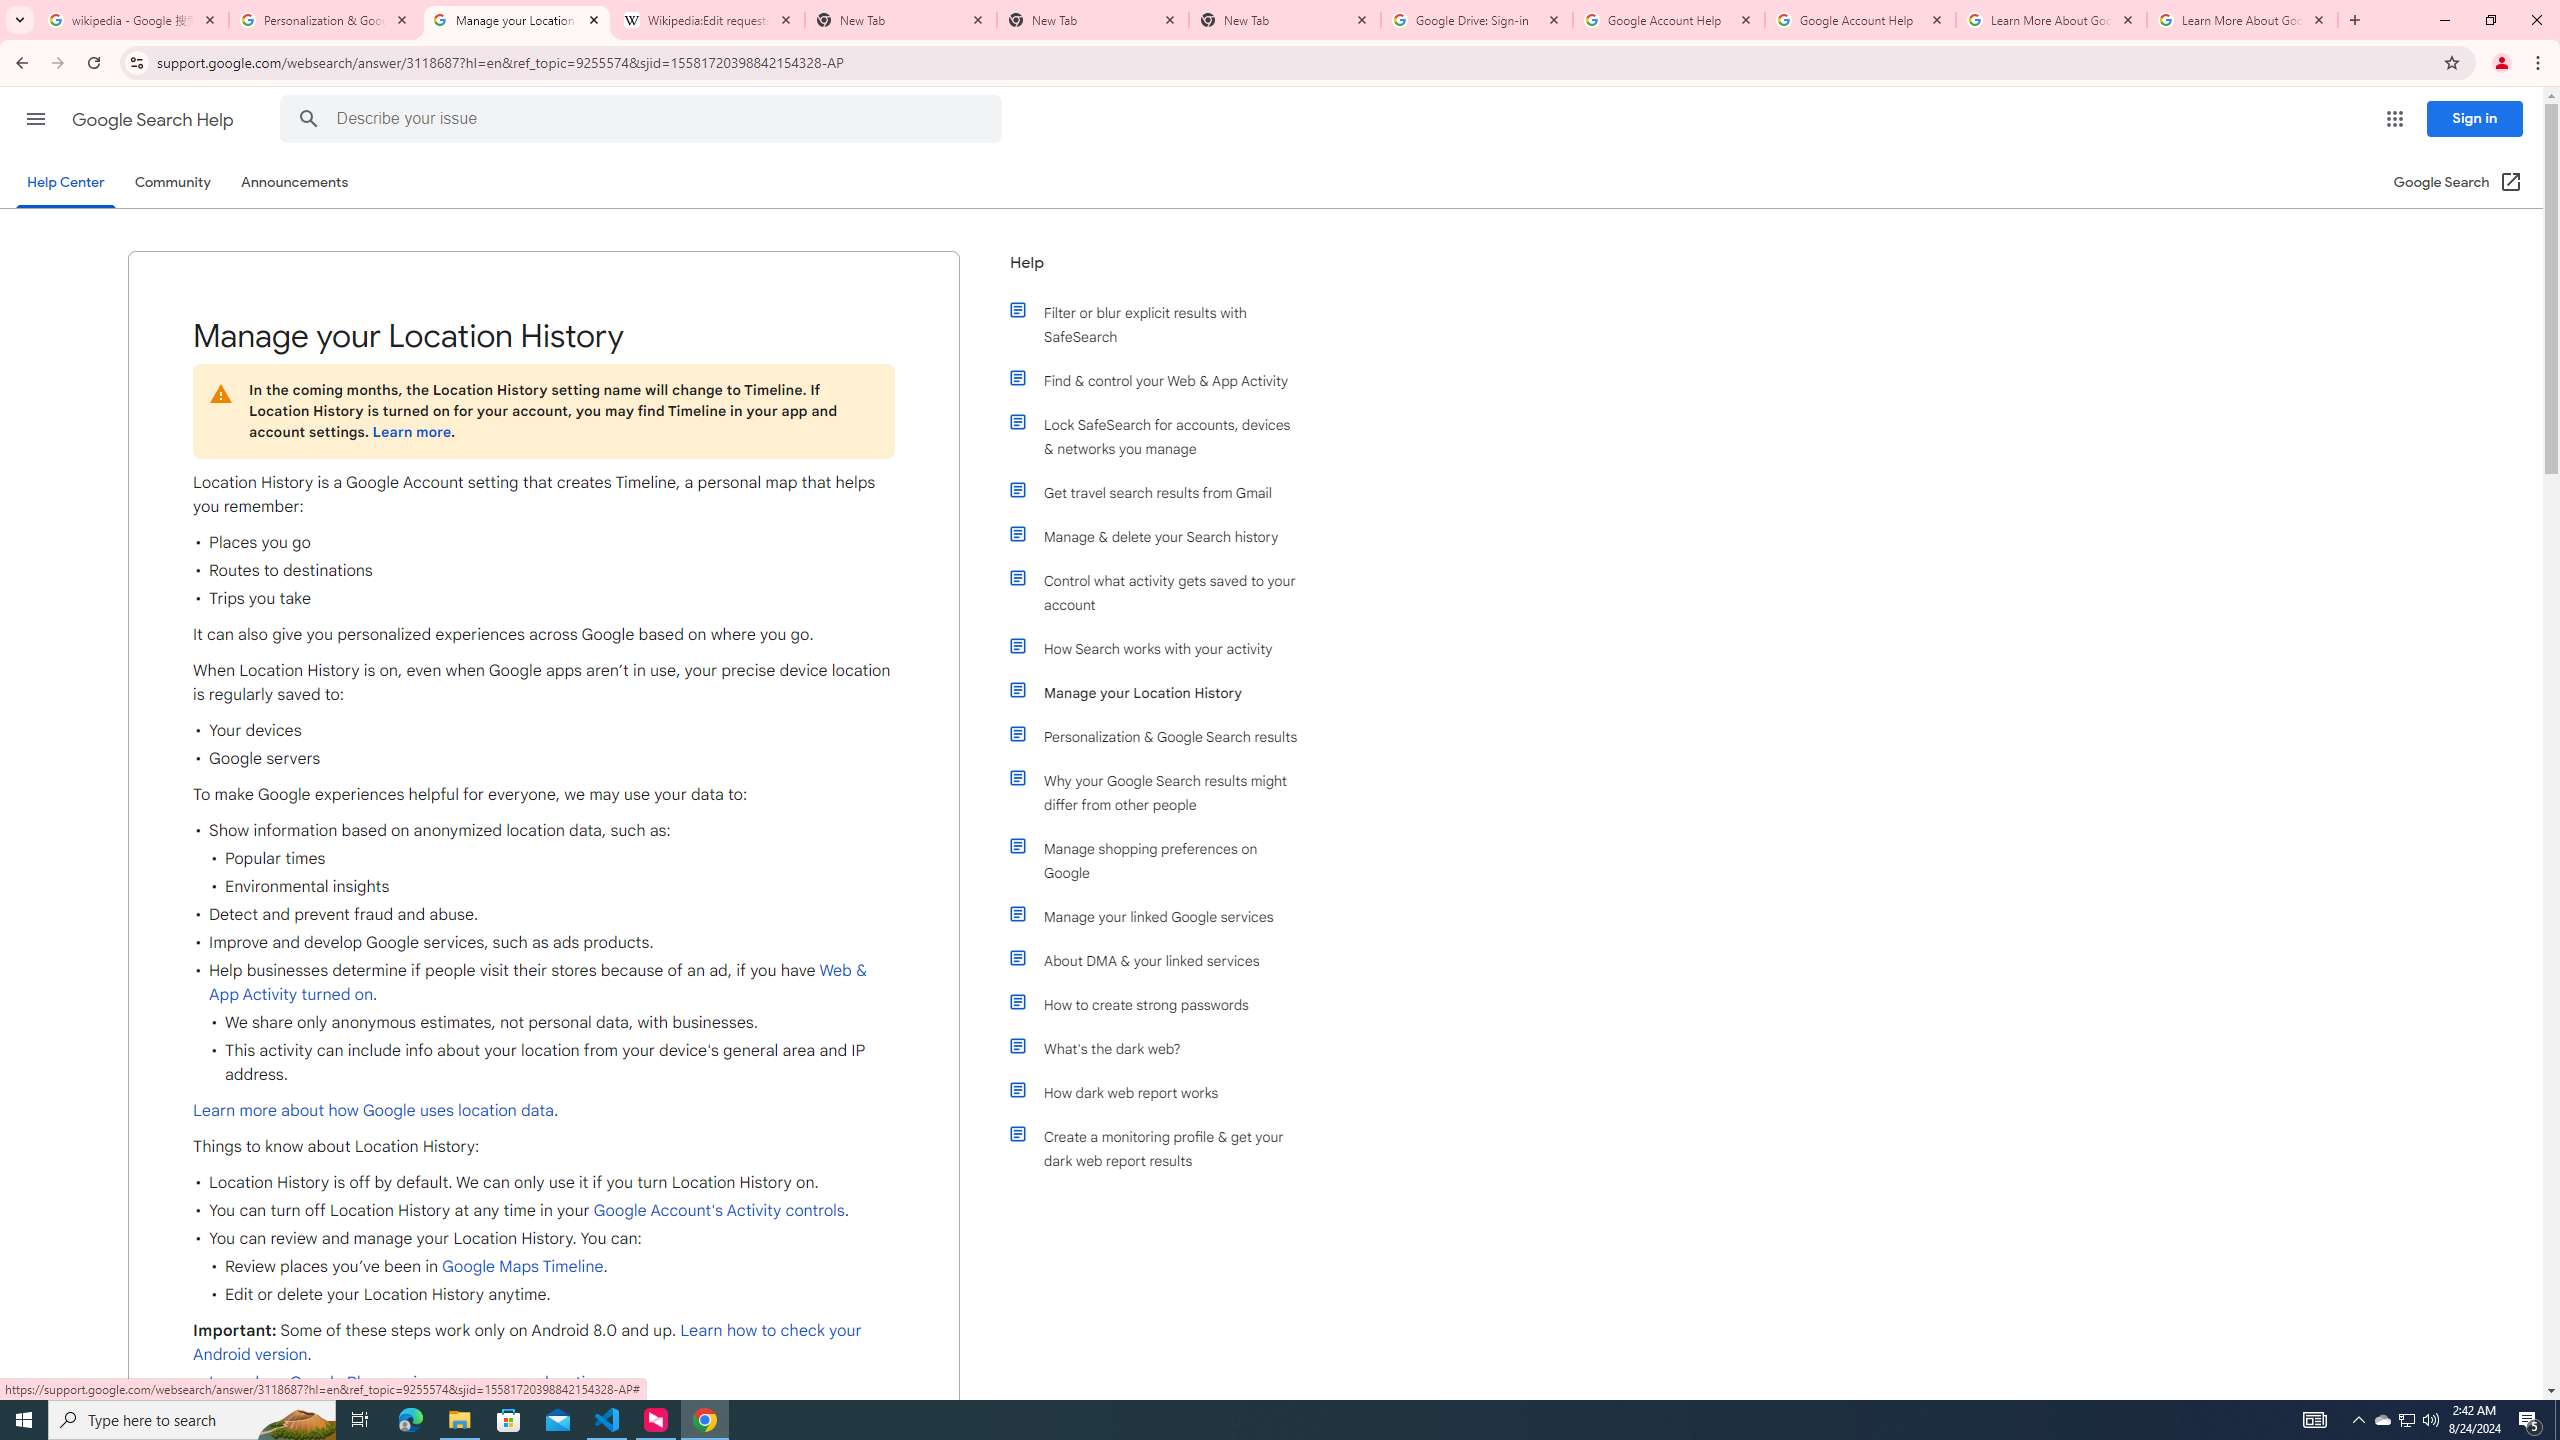 This screenshot has height=1440, width=2560. What do you see at coordinates (1162, 861) in the screenshot?
I see `'Manage shopping preferences on Google'` at bounding box center [1162, 861].